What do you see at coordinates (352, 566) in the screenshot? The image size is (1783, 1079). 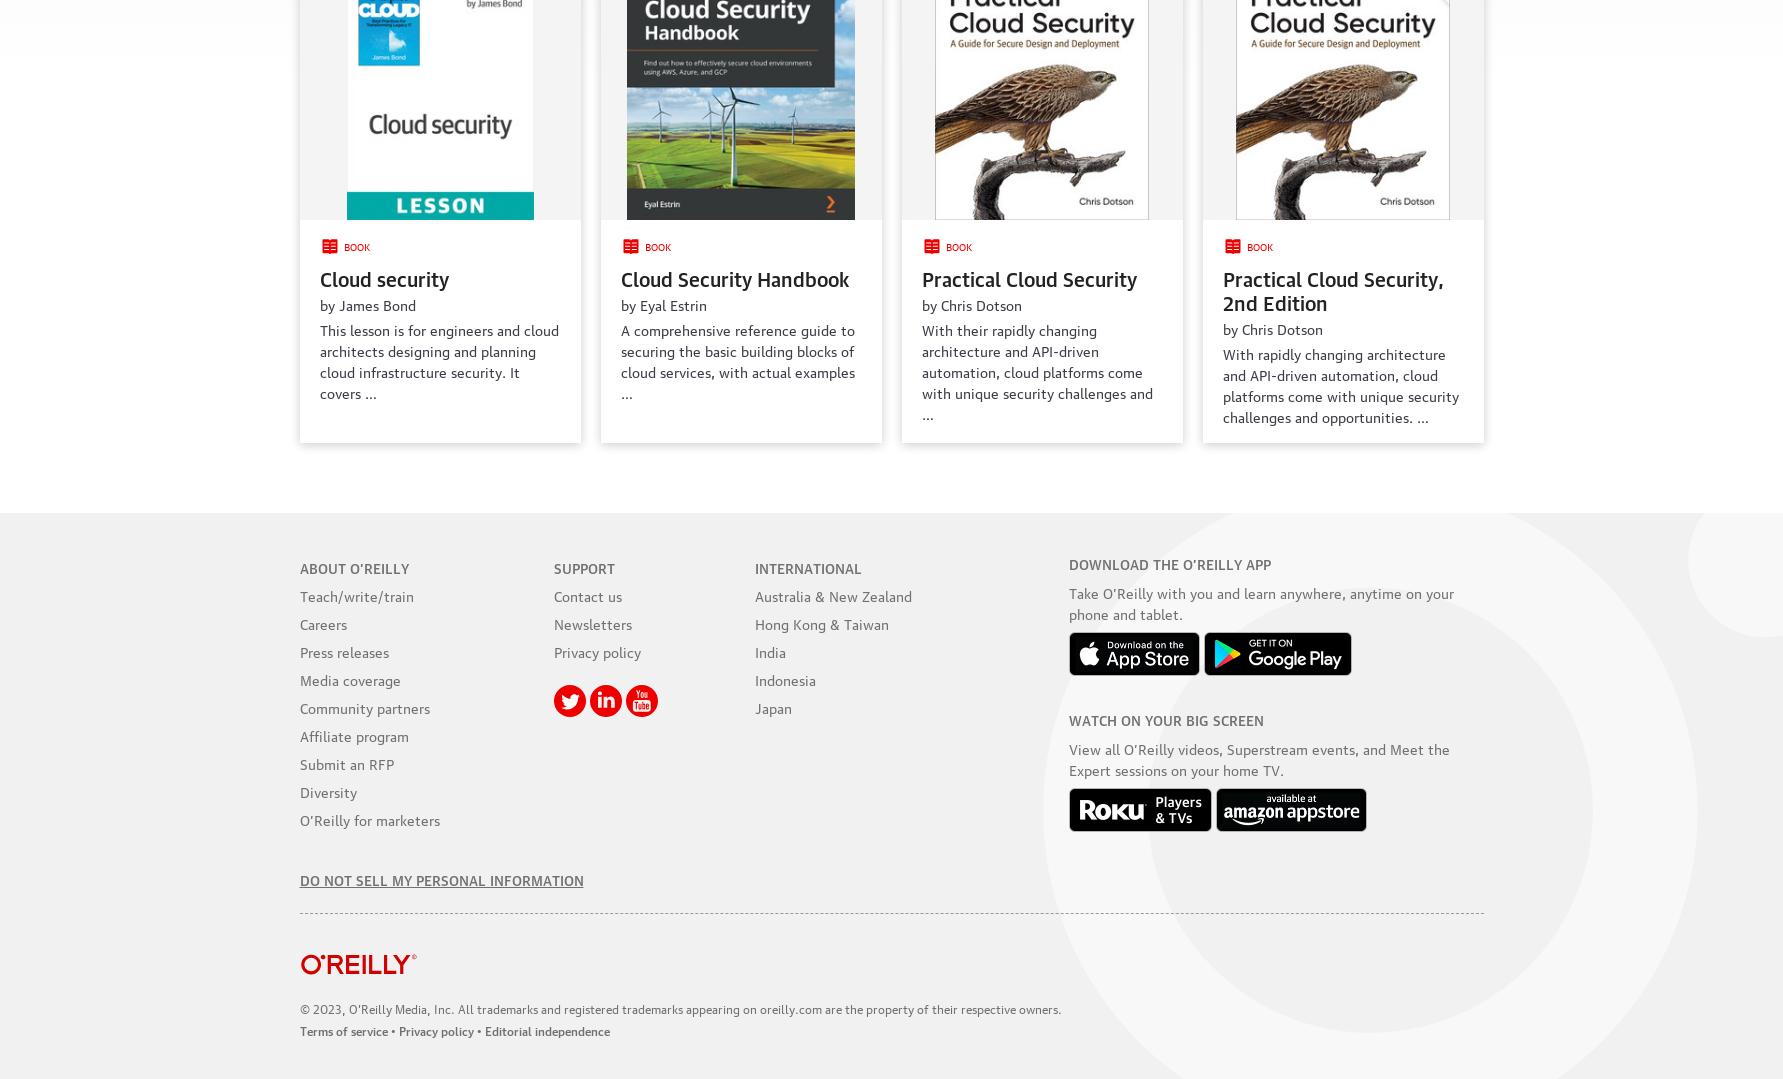 I see `'About O’Reilly'` at bounding box center [352, 566].